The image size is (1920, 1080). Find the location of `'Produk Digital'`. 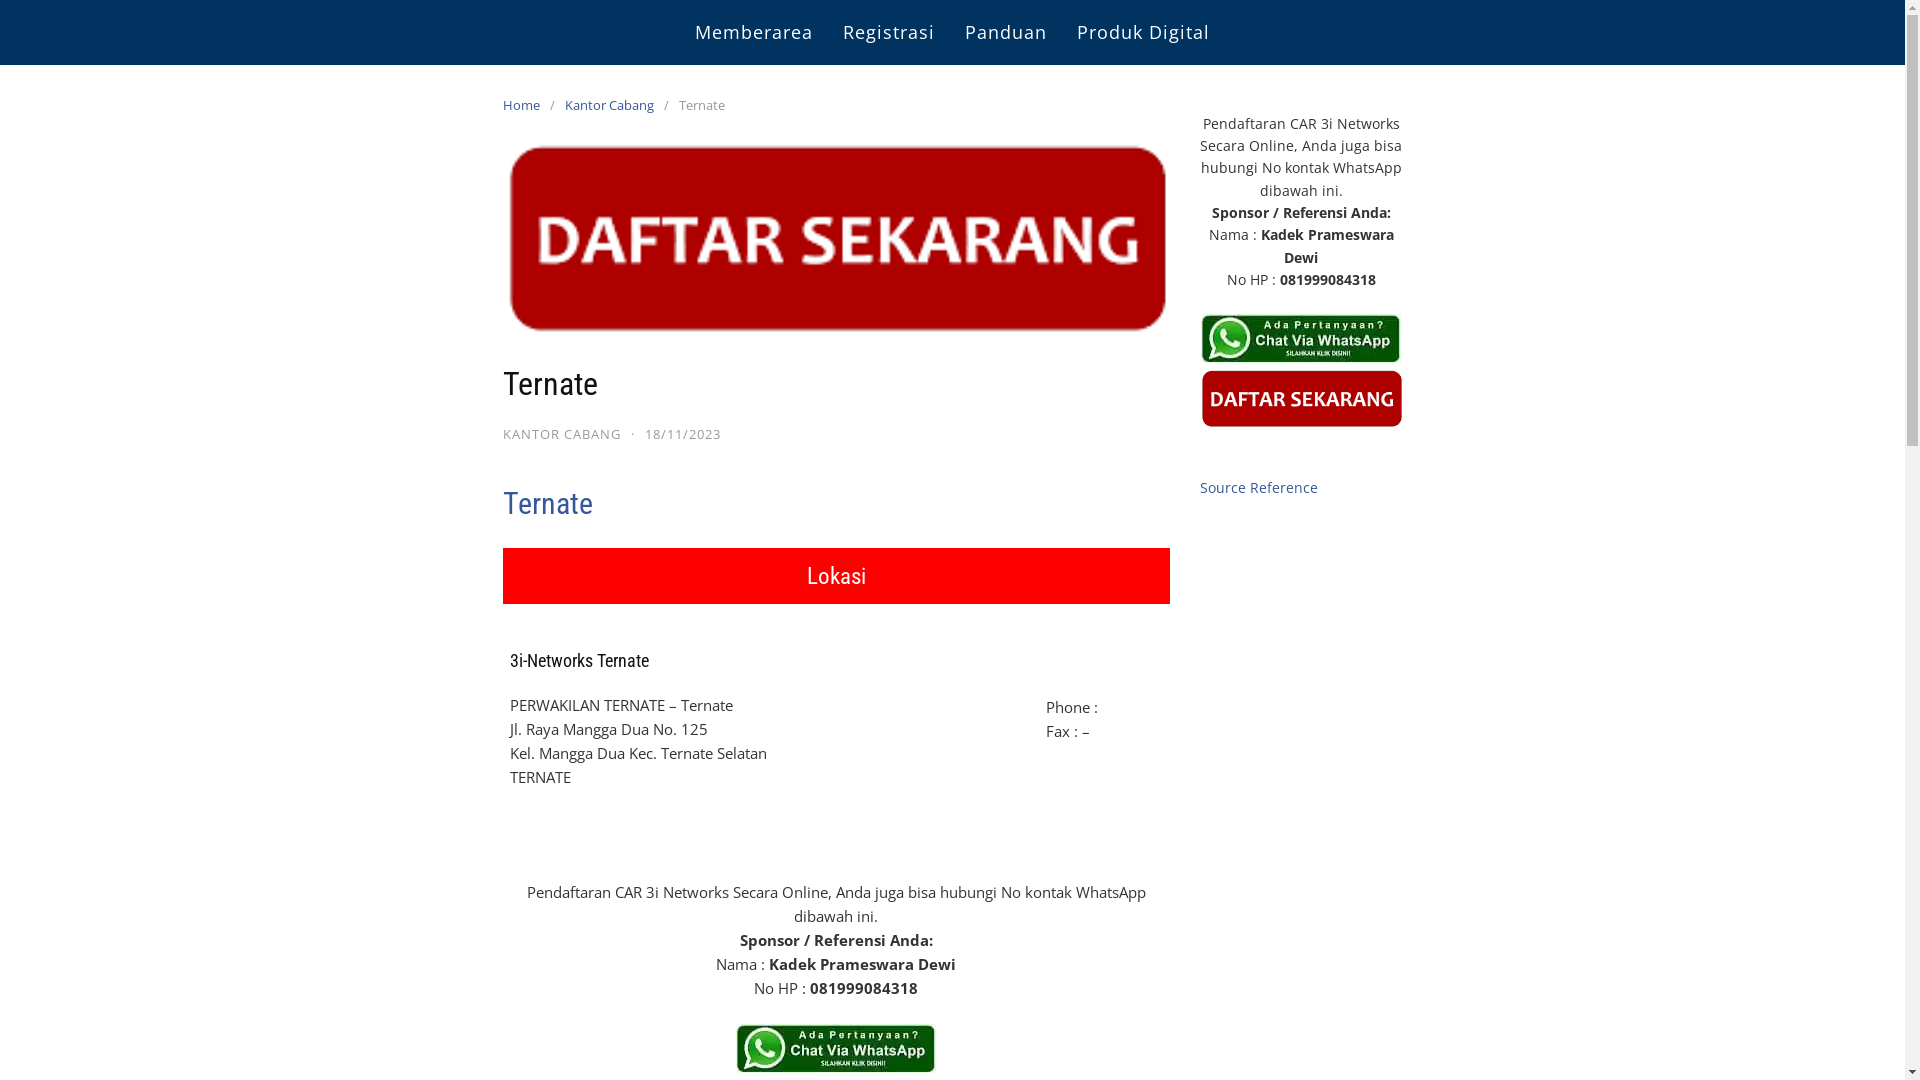

'Produk Digital' is located at coordinates (1143, 32).